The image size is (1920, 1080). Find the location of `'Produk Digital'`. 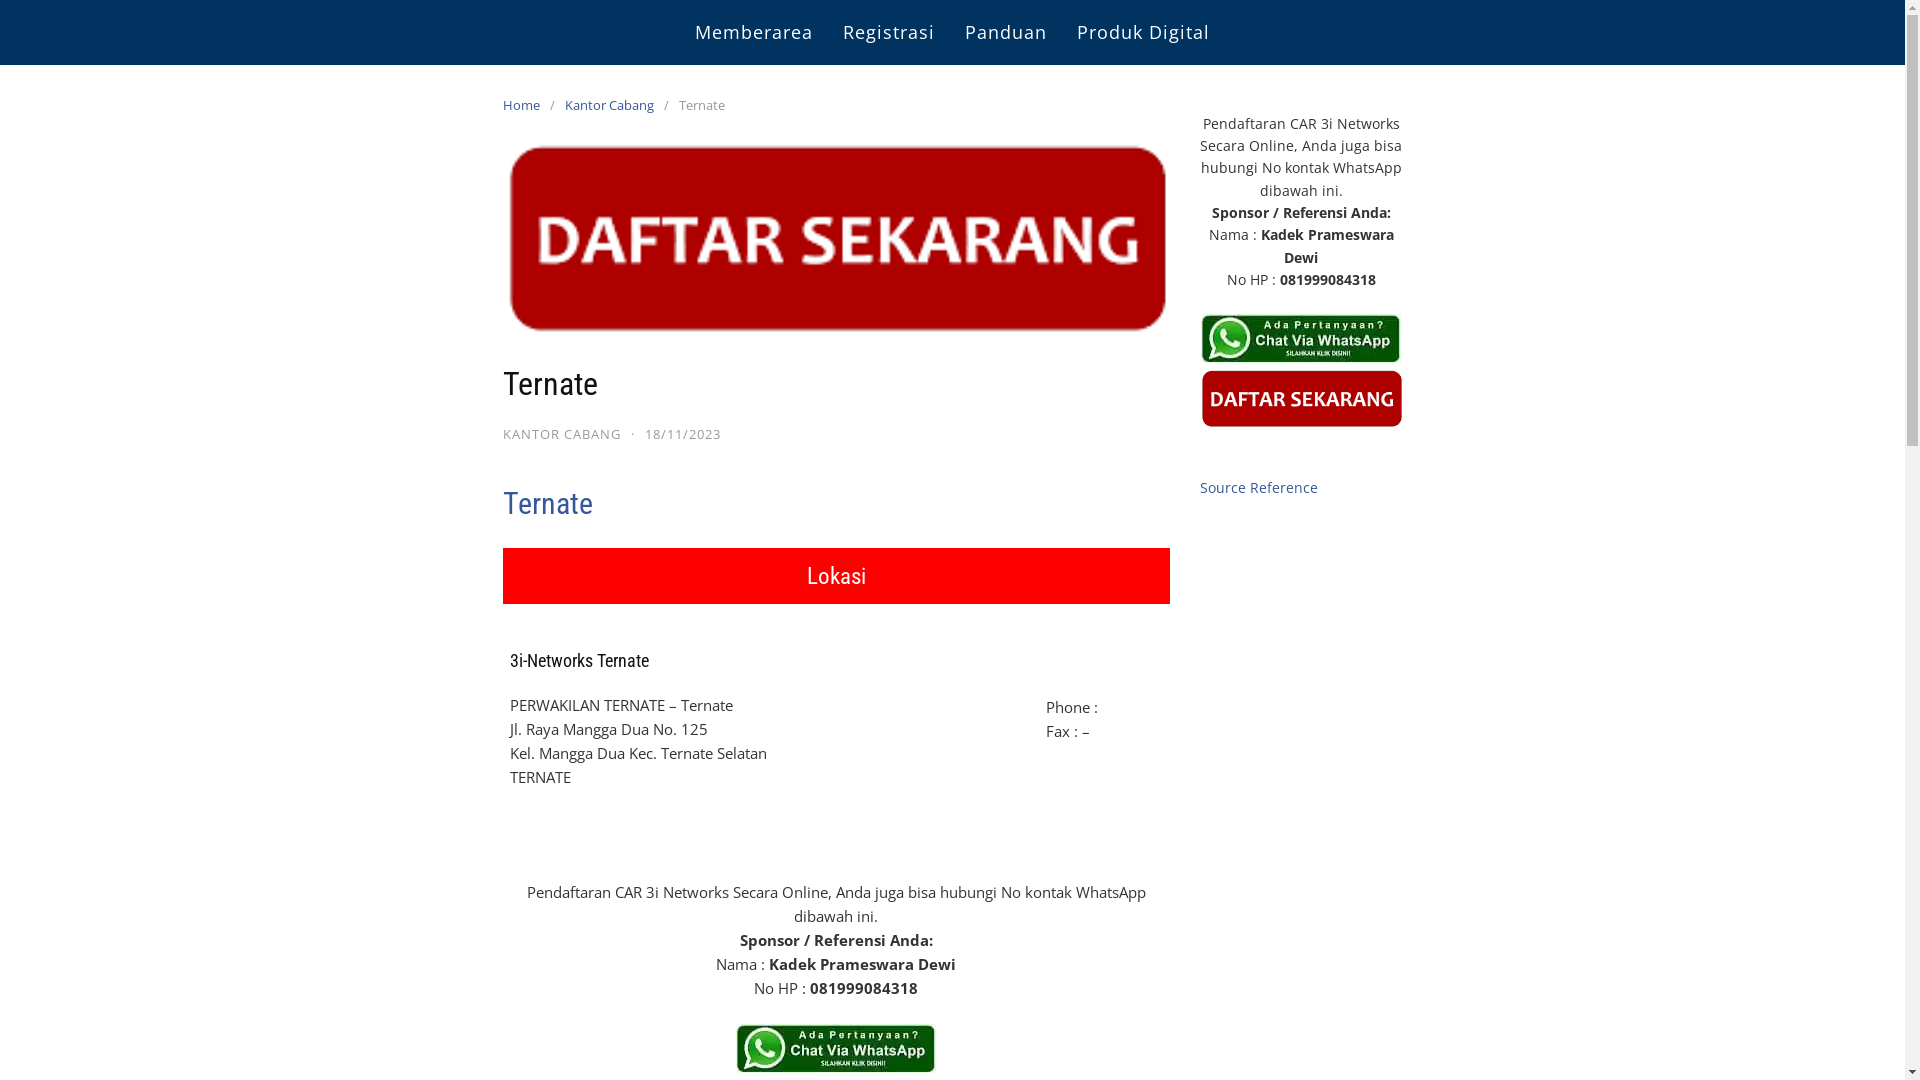

'Produk Digital' is located at coordinates (1143, 32).